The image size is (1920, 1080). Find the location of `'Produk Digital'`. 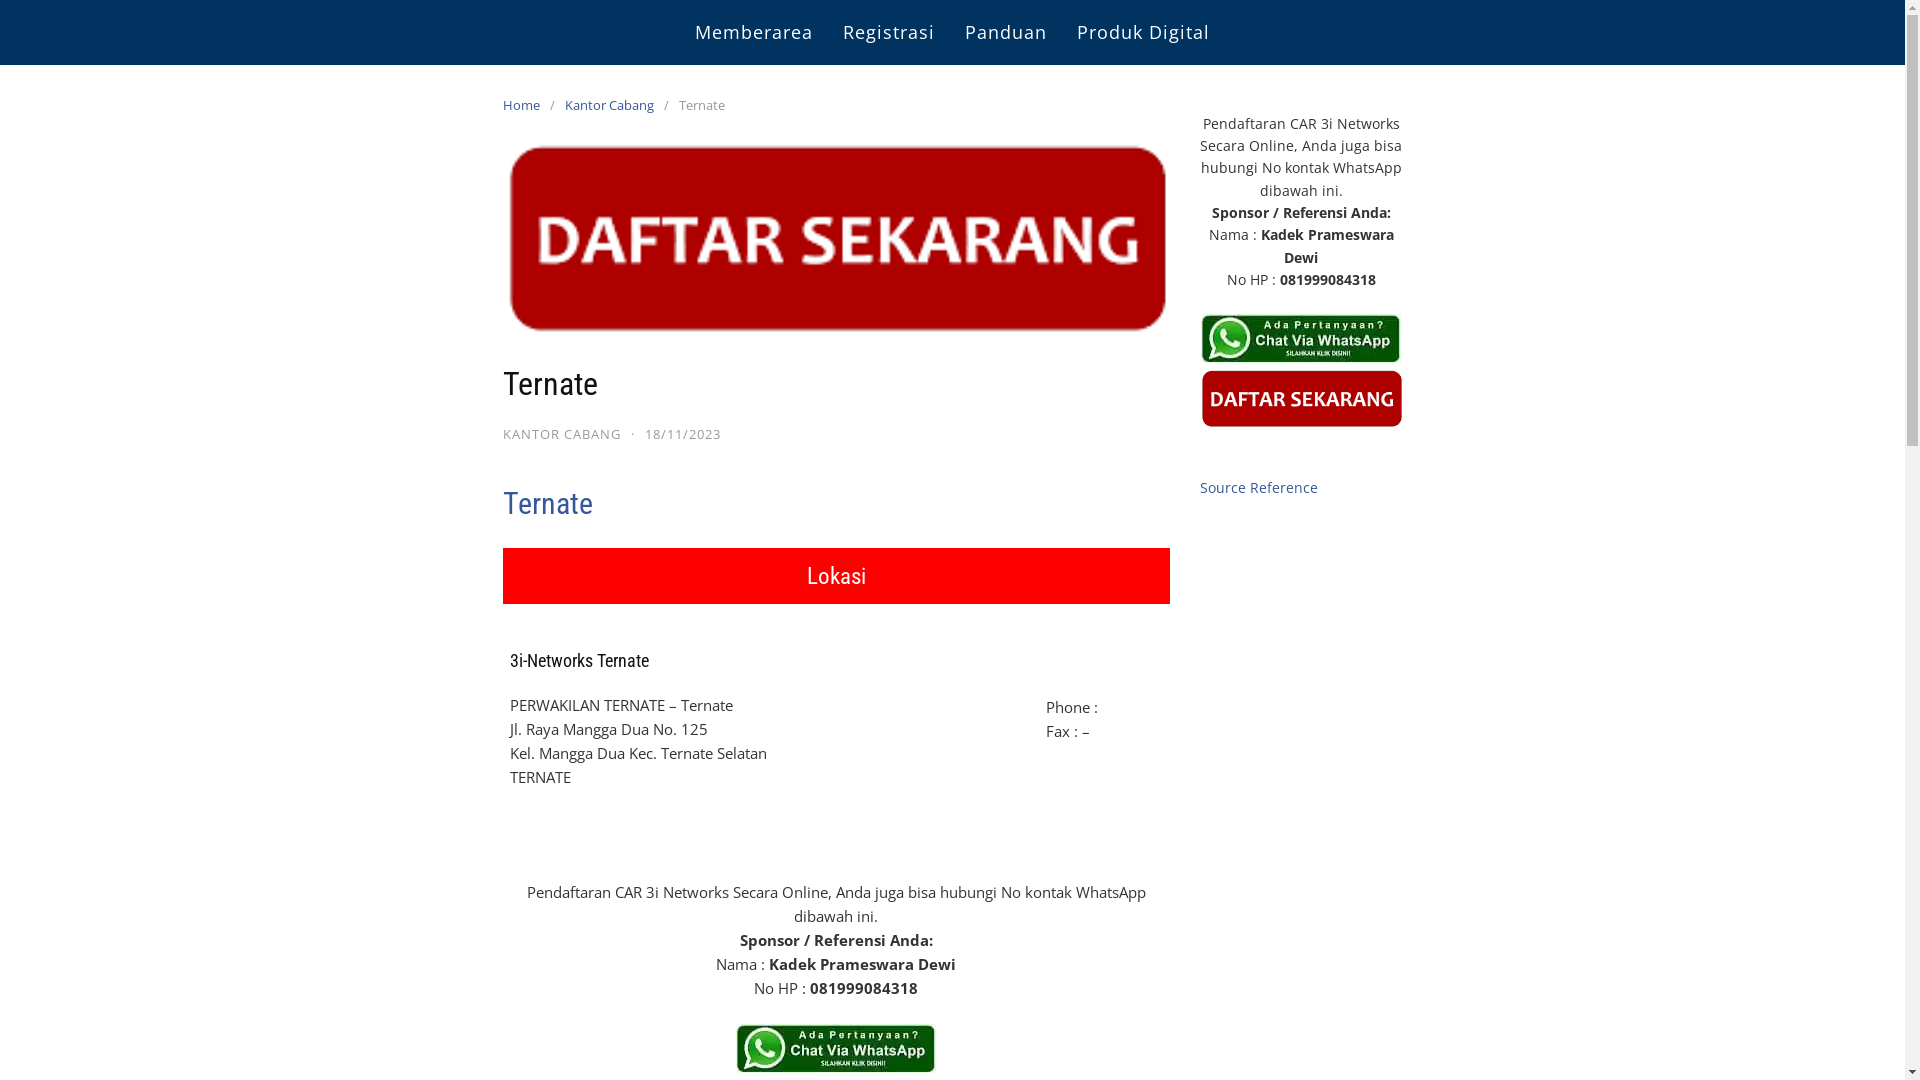

'Produk Digital' is located at coordinates (1143, 32).